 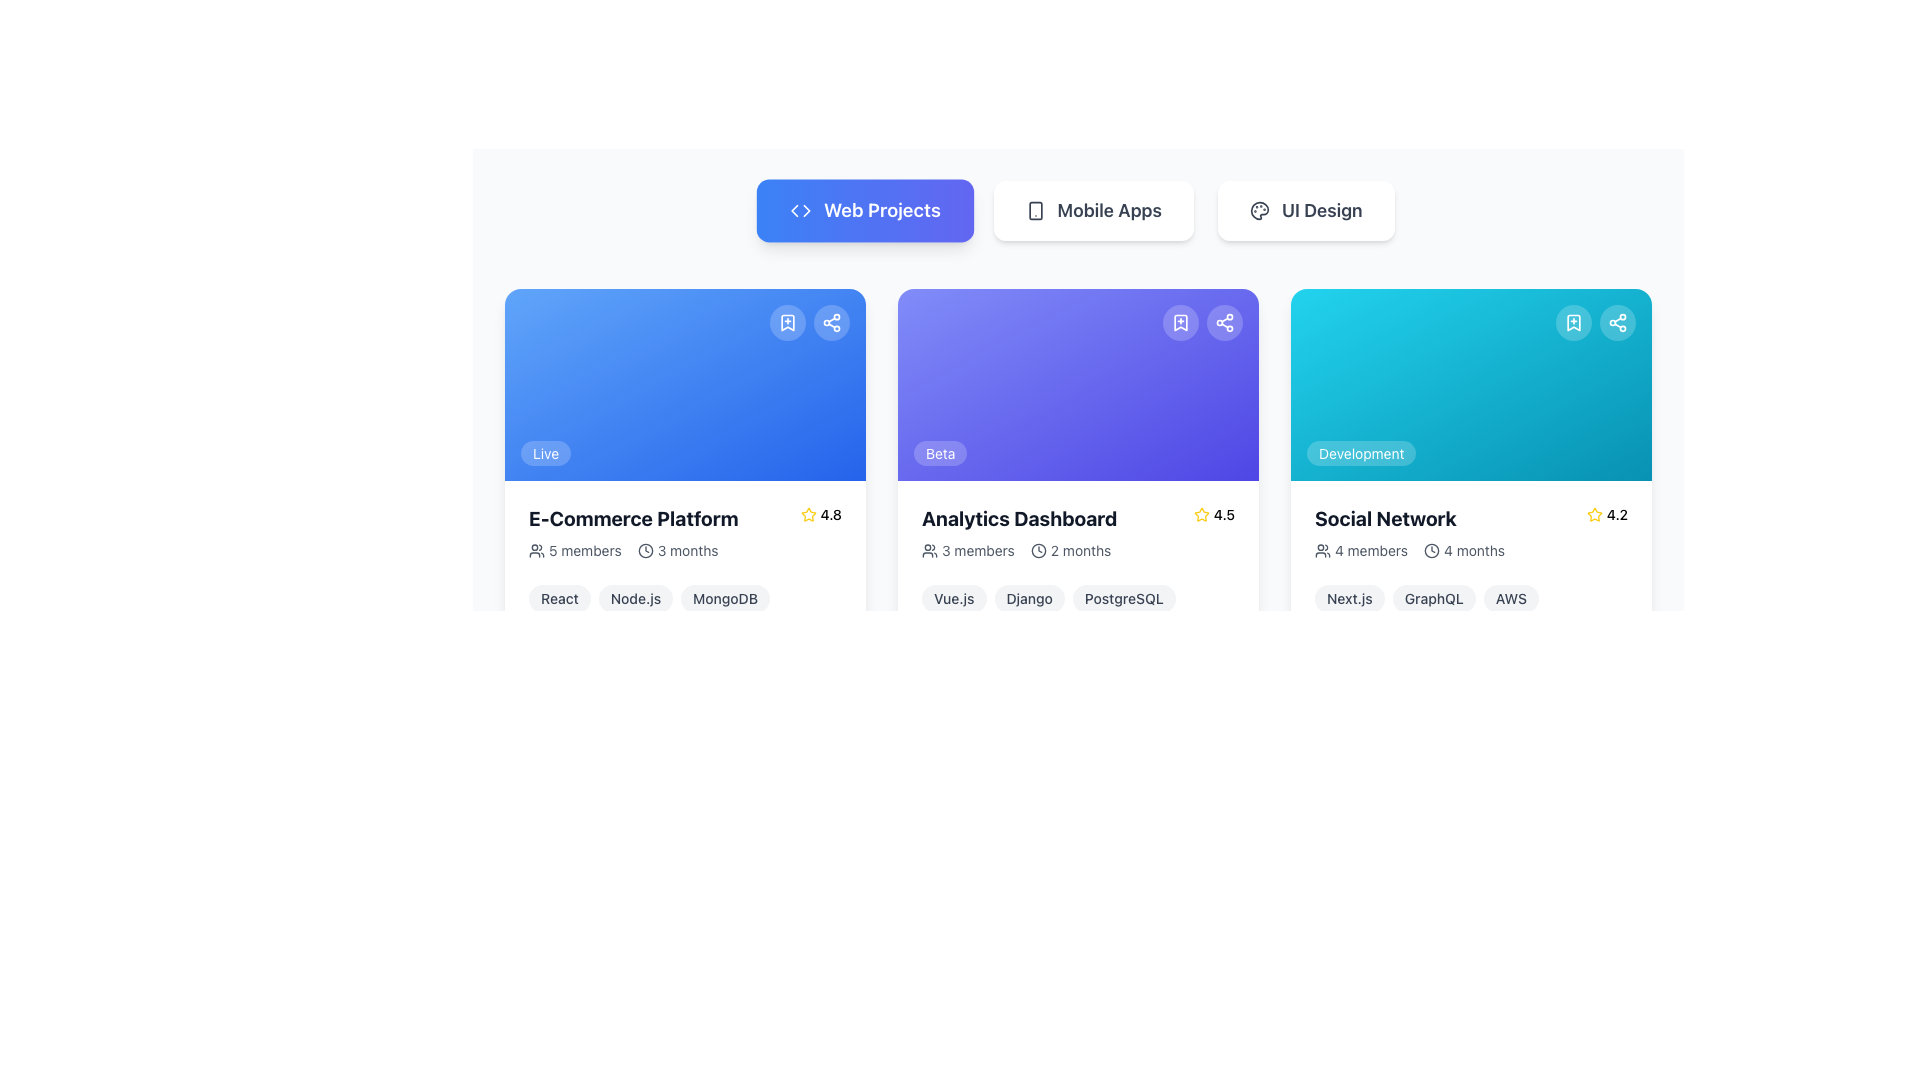 What do you see at coordinates (1617, 322) in the screenshot?
I see `the circular button housing a share icon located in the top-right corner of the 'Social Network' card to activate the hover effect and see more information` at bounding box center [1617, 322].